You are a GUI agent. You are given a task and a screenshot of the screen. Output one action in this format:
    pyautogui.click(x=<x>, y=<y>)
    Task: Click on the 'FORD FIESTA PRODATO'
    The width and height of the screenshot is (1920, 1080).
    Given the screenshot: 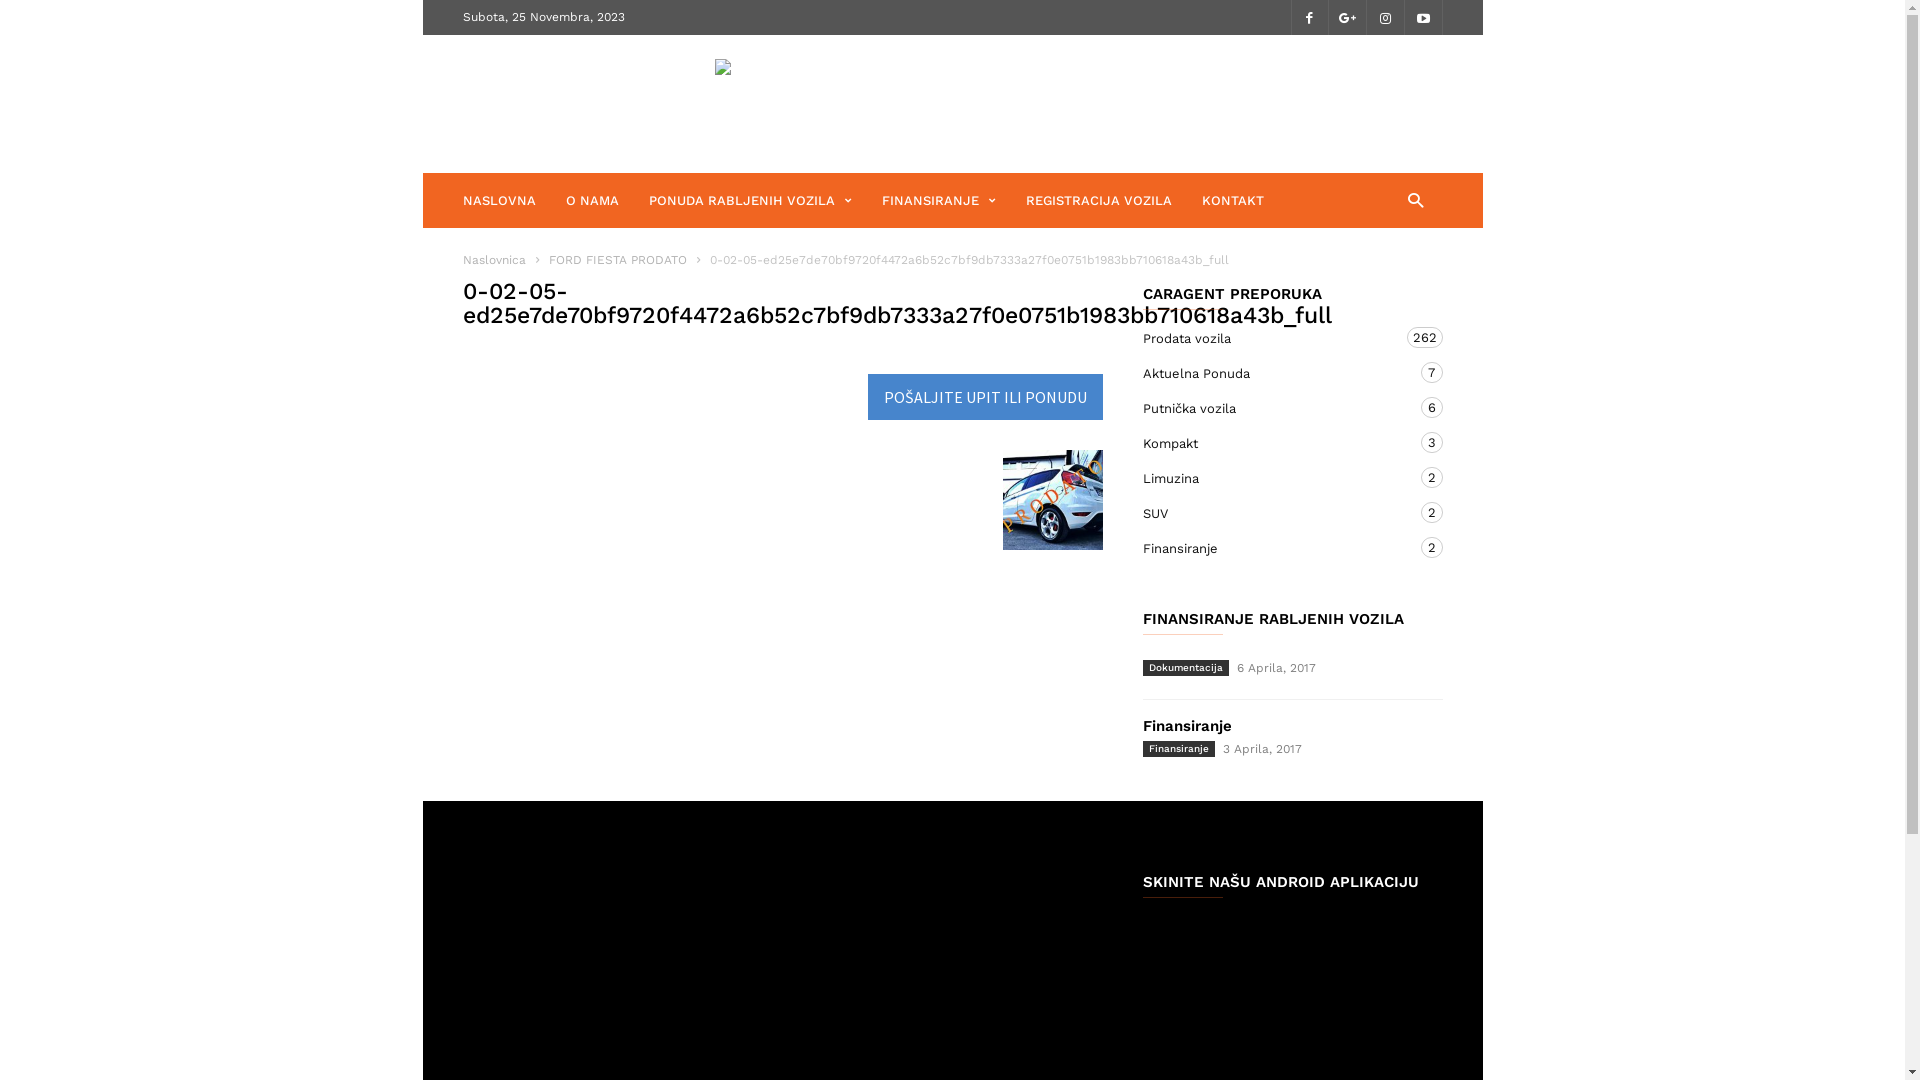 What is the action you would take?
    pyautogui.click(x=618, y=258)
    